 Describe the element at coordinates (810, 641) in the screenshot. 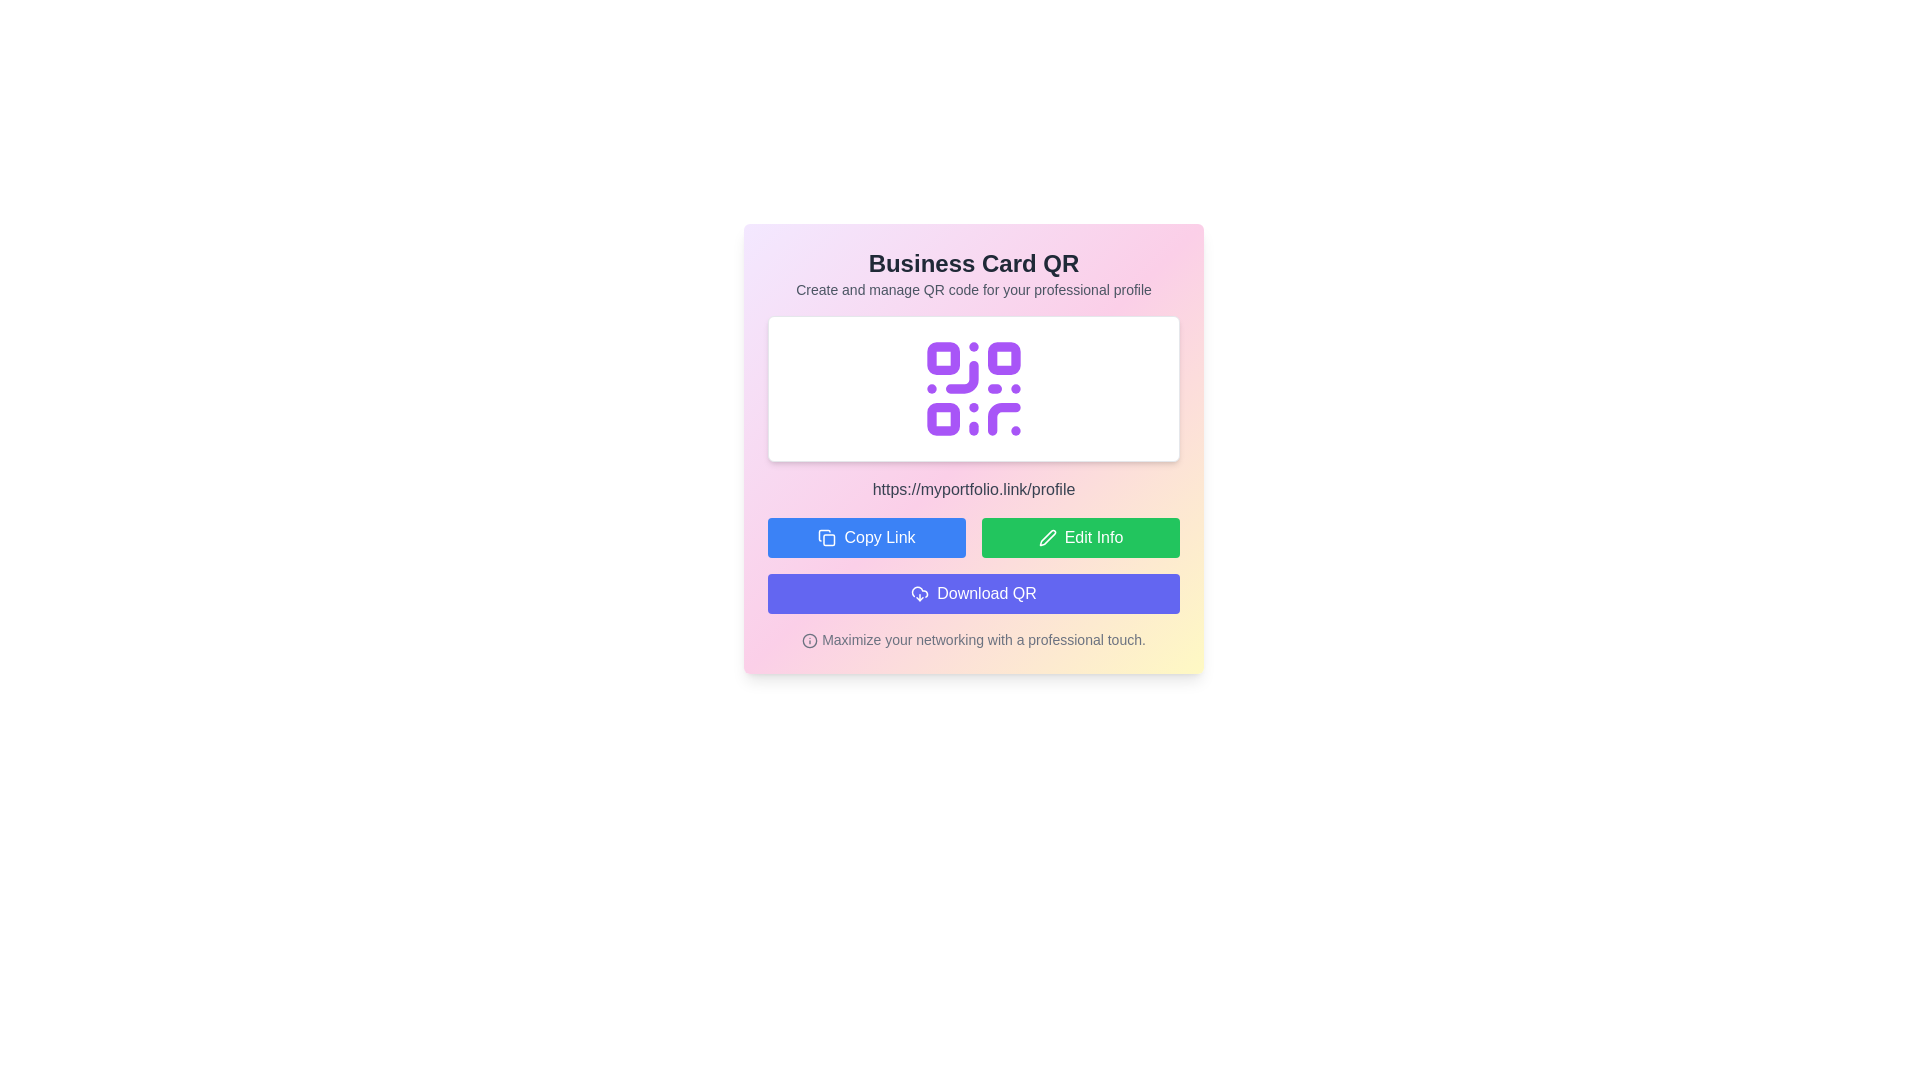

I see `the informational icon located to the left of the text 'Maximize your networking with a professional touch.' in the footer section` at that location.